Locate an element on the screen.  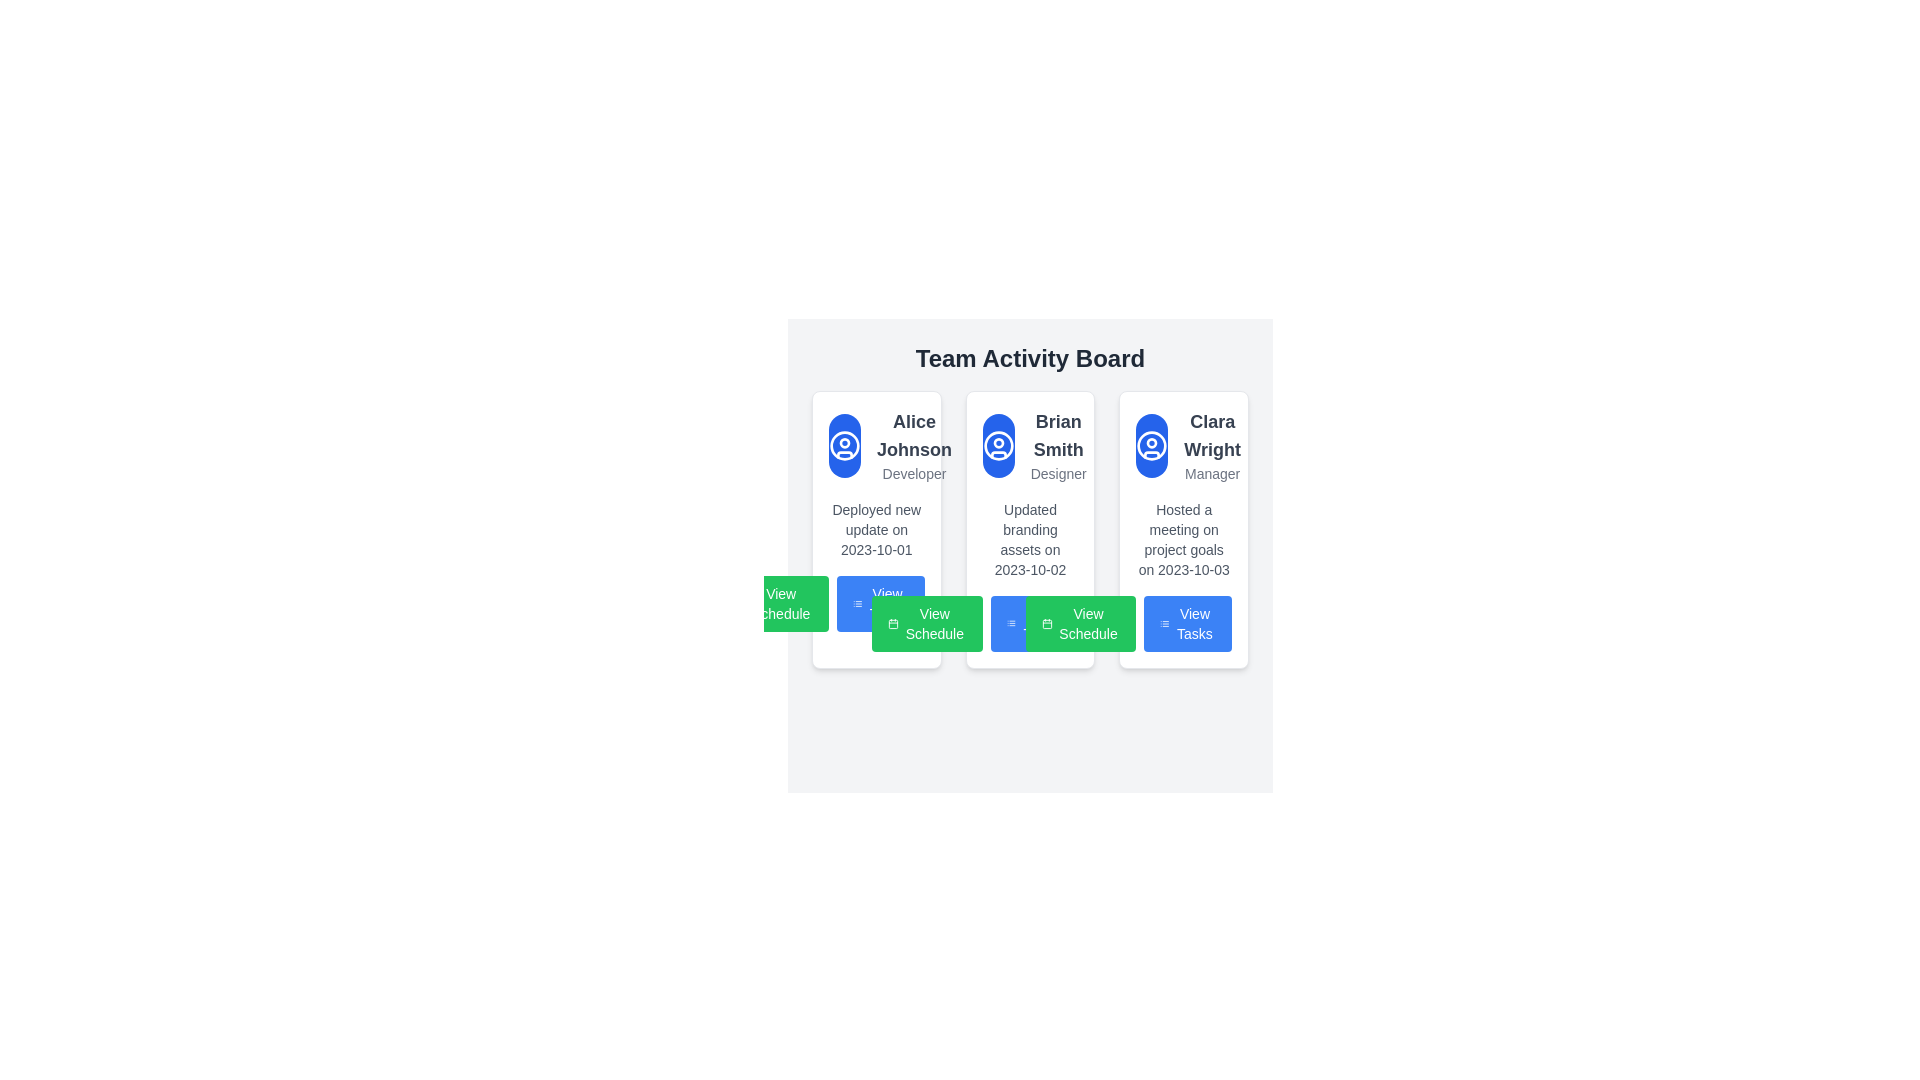
the 'Designer' text label, which is styled in a smaller font size with a light gray color and positioned beneath the 'Brian Smith' text in the second card of the 'Team Activity Board' interface is located at coordinates (1057, 474).